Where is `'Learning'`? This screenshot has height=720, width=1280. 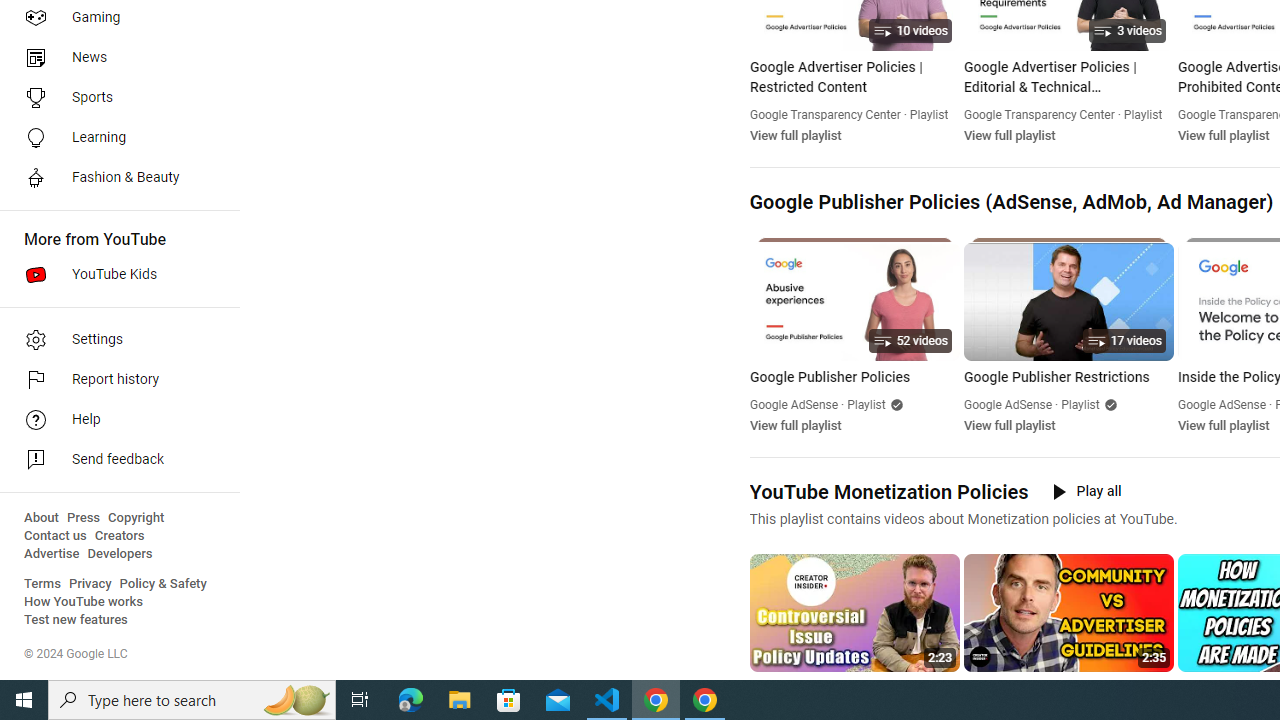
'Learning' is located at coordinates (112, 136).